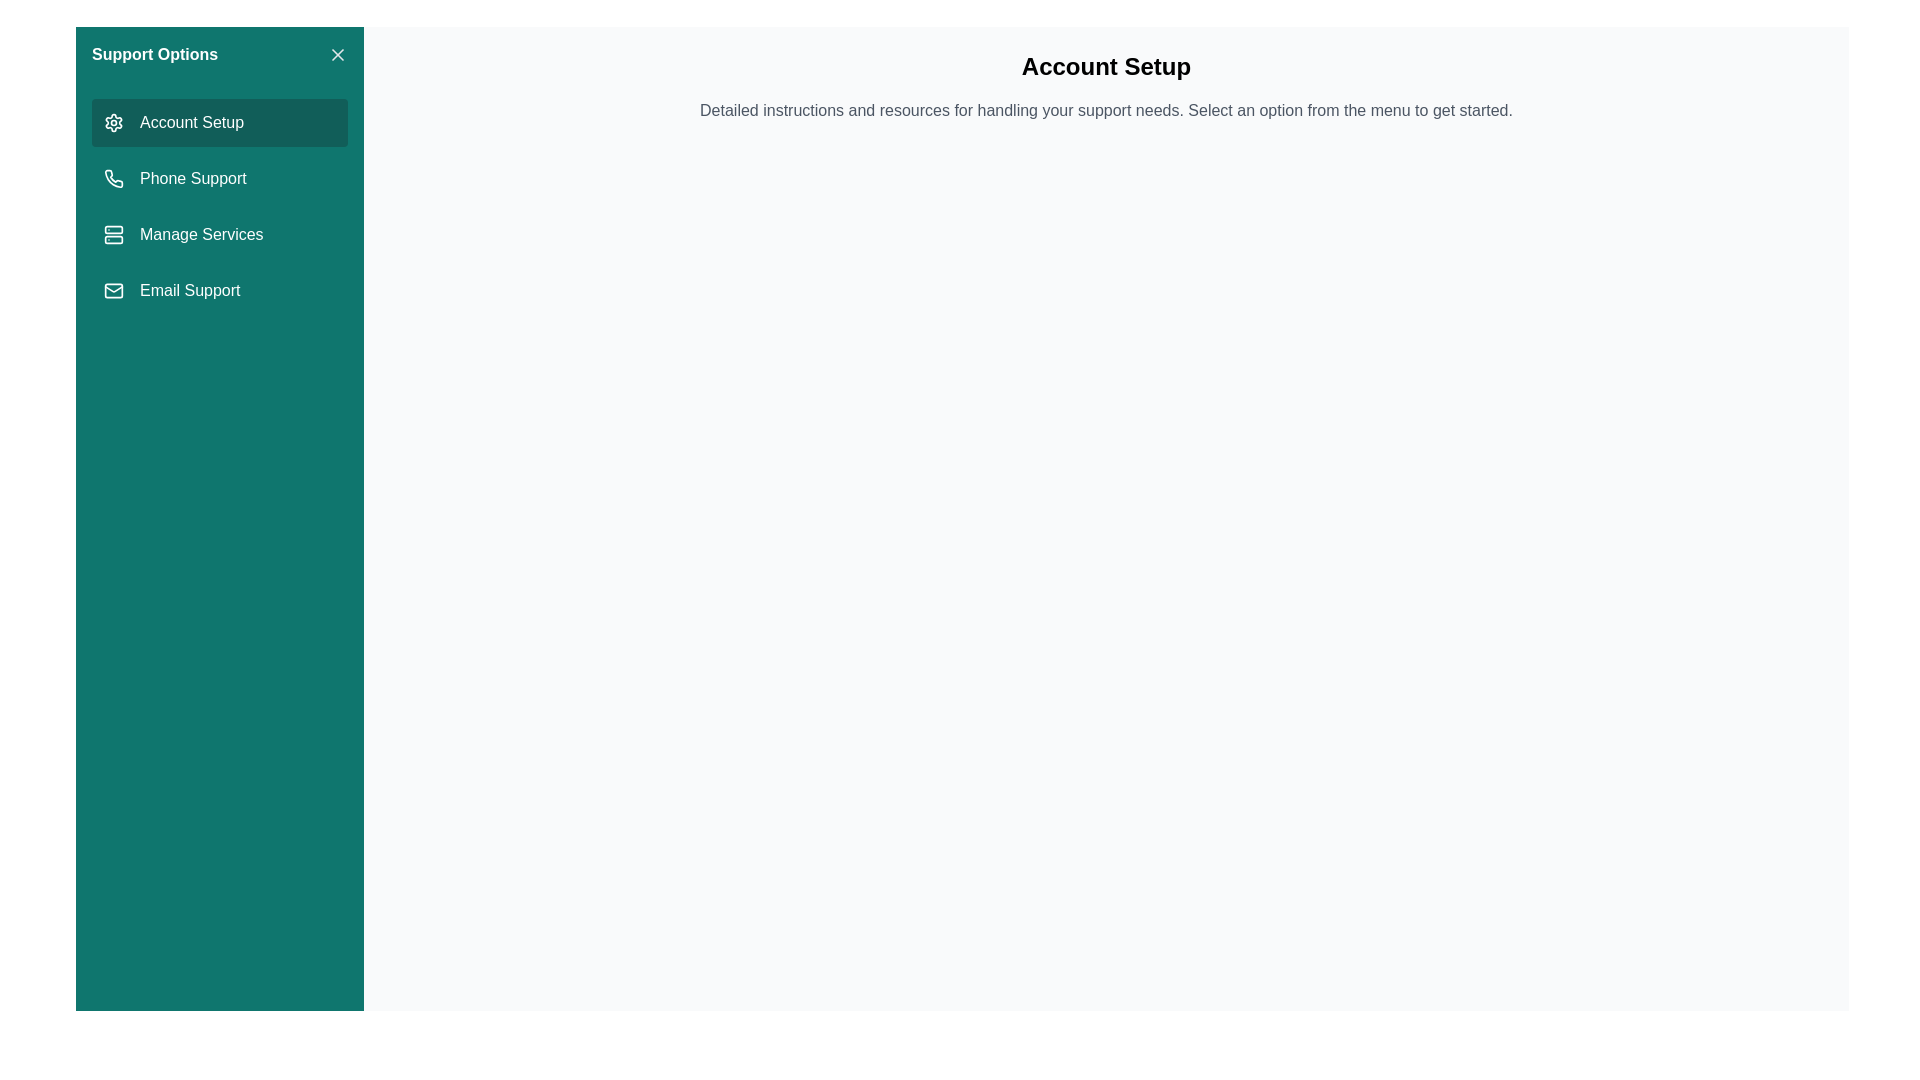 The image size is (1920, 1080). I want to click on the 'Phone Support' button, which is the second menu item on the left with a teal background and a phone icon, so click(220, 177).